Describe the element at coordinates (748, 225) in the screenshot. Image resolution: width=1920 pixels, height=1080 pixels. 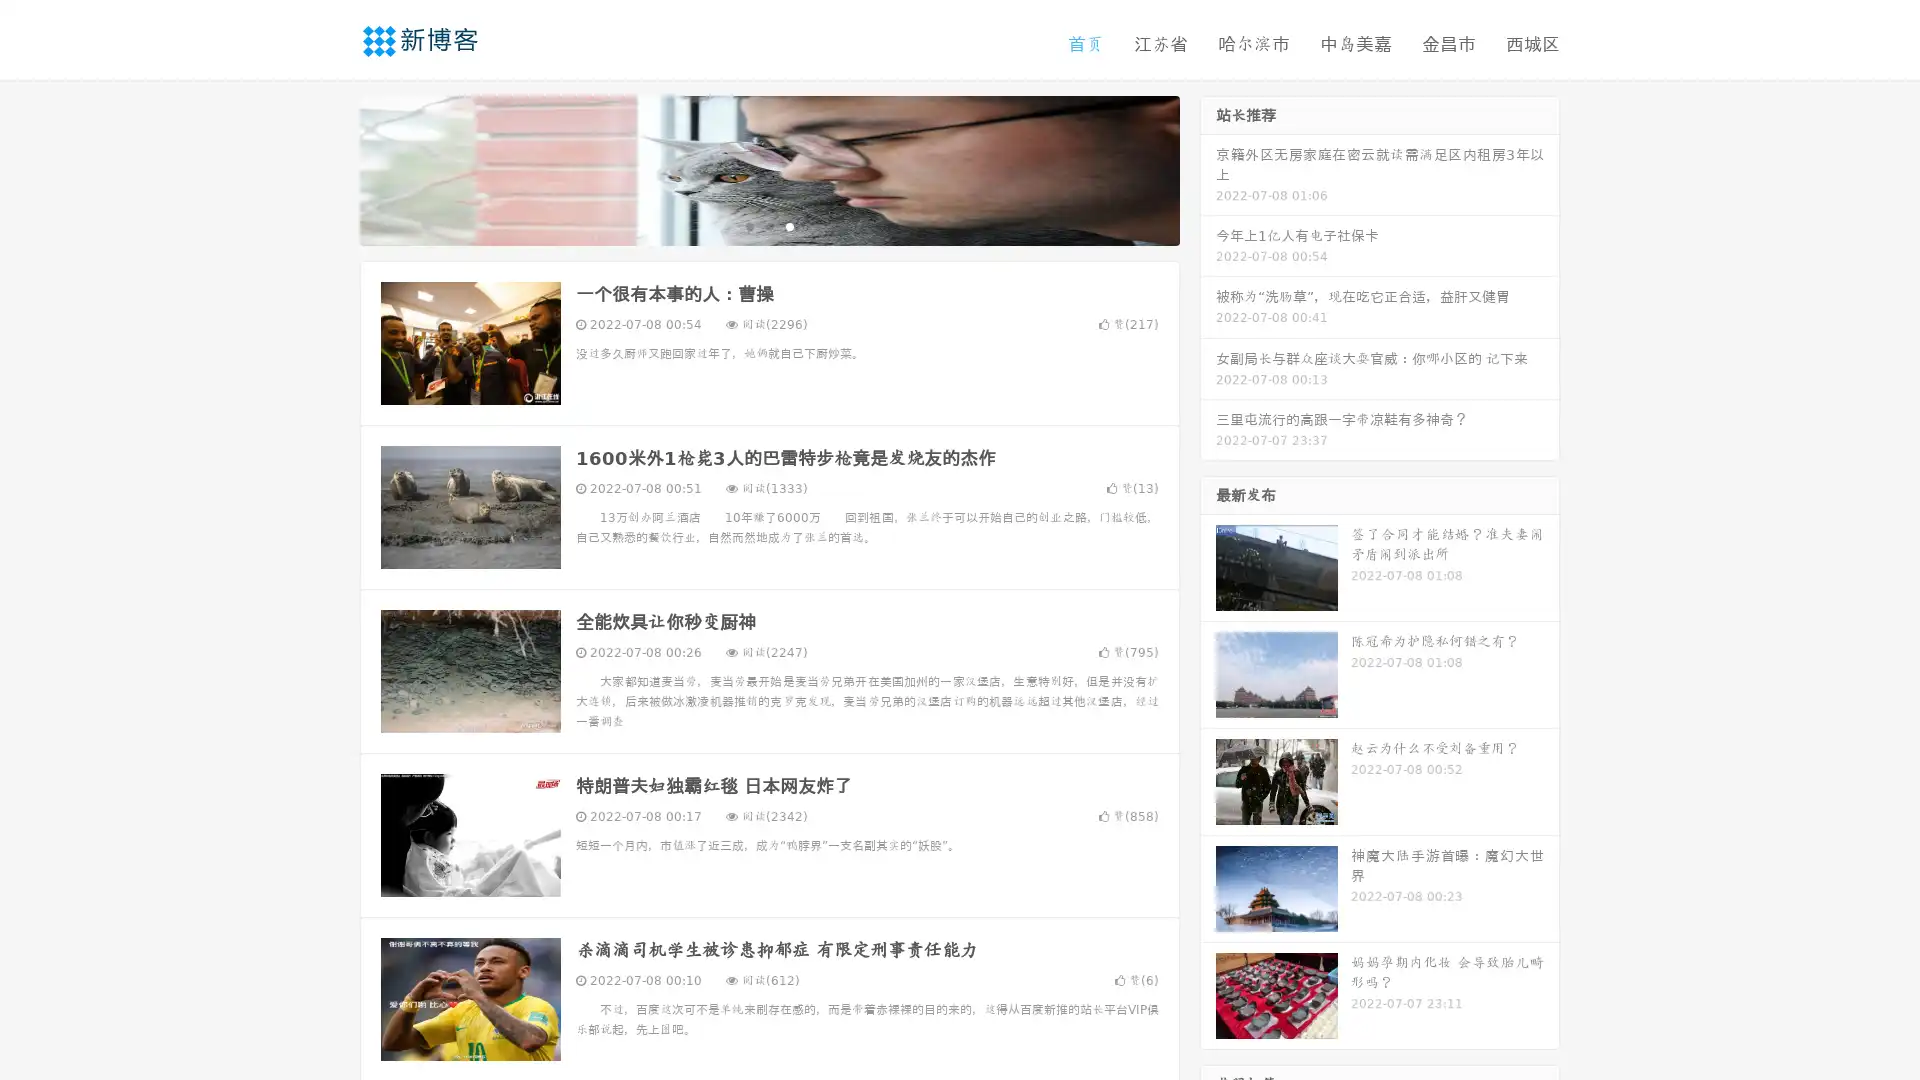
I see `Go to slide 1` at that location.